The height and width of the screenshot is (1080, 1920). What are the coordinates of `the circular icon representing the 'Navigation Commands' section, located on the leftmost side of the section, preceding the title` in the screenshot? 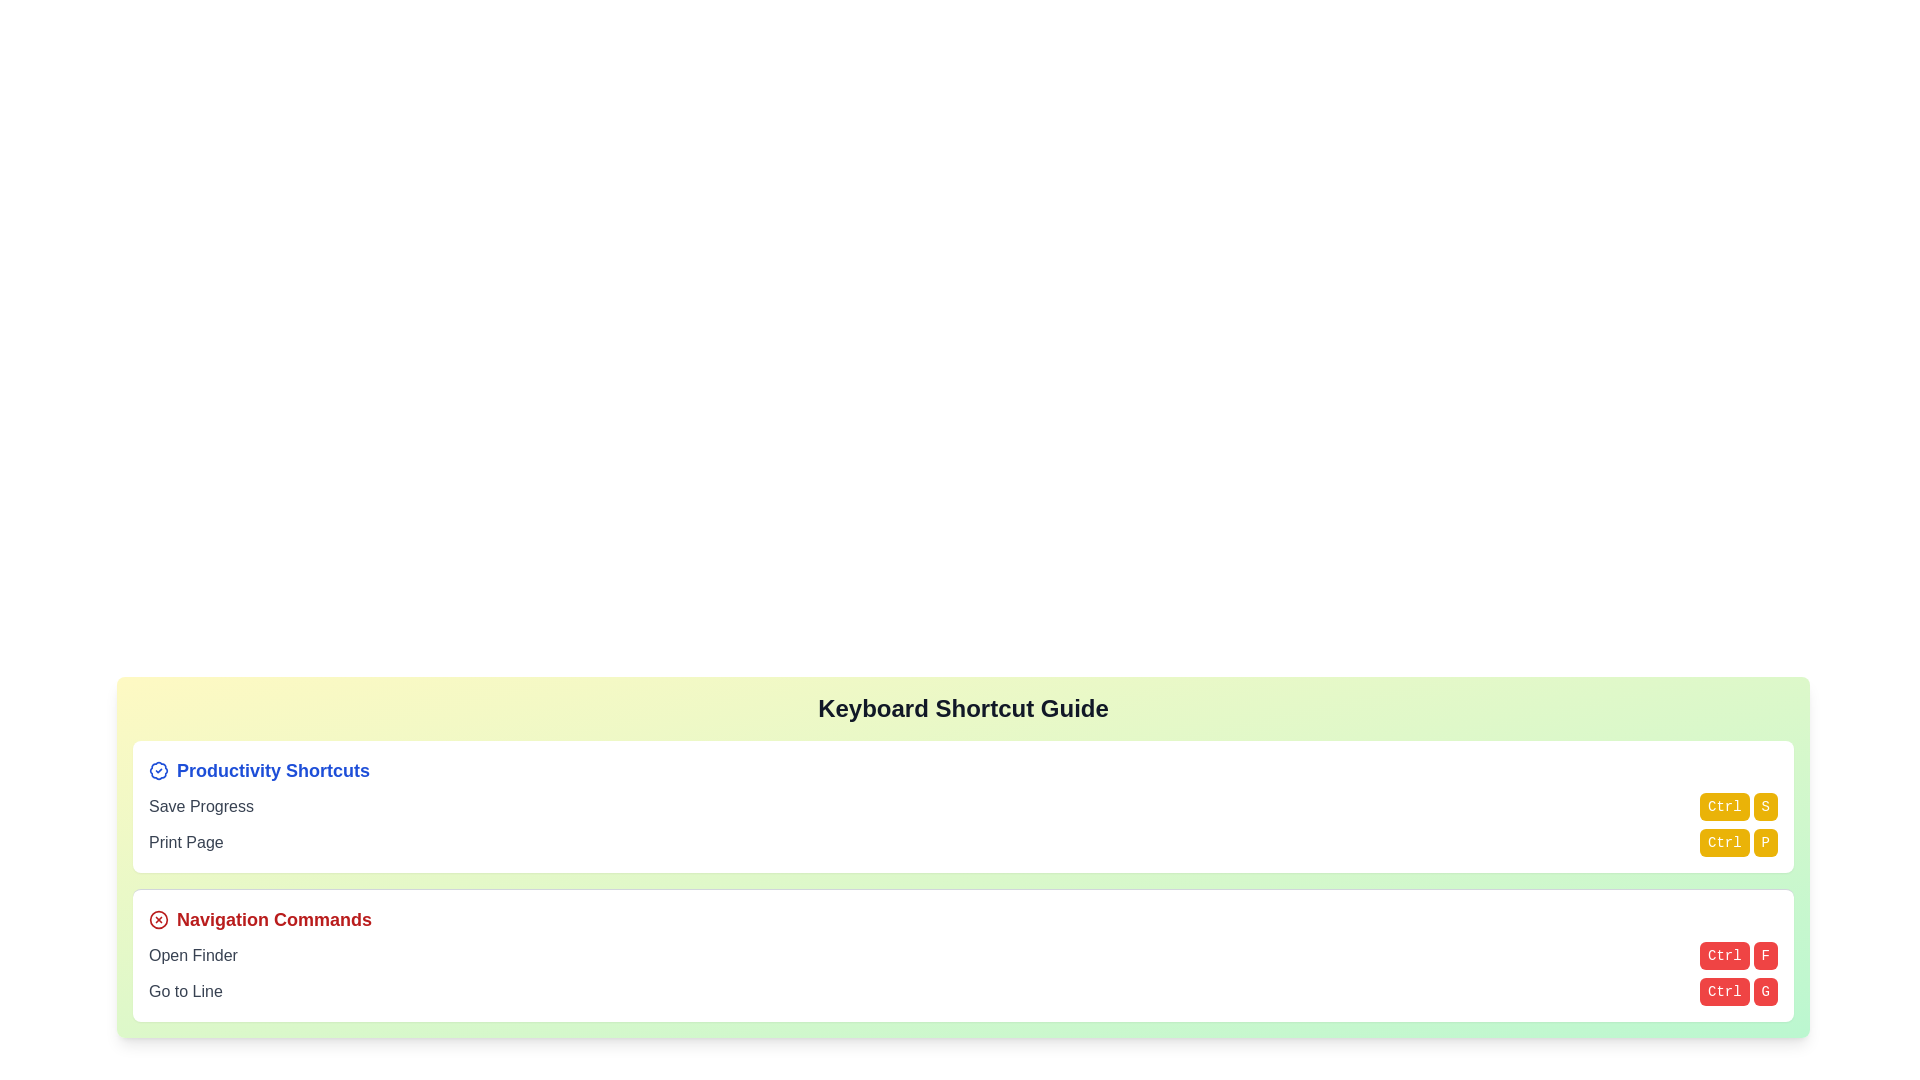 It's located at (157, 920).